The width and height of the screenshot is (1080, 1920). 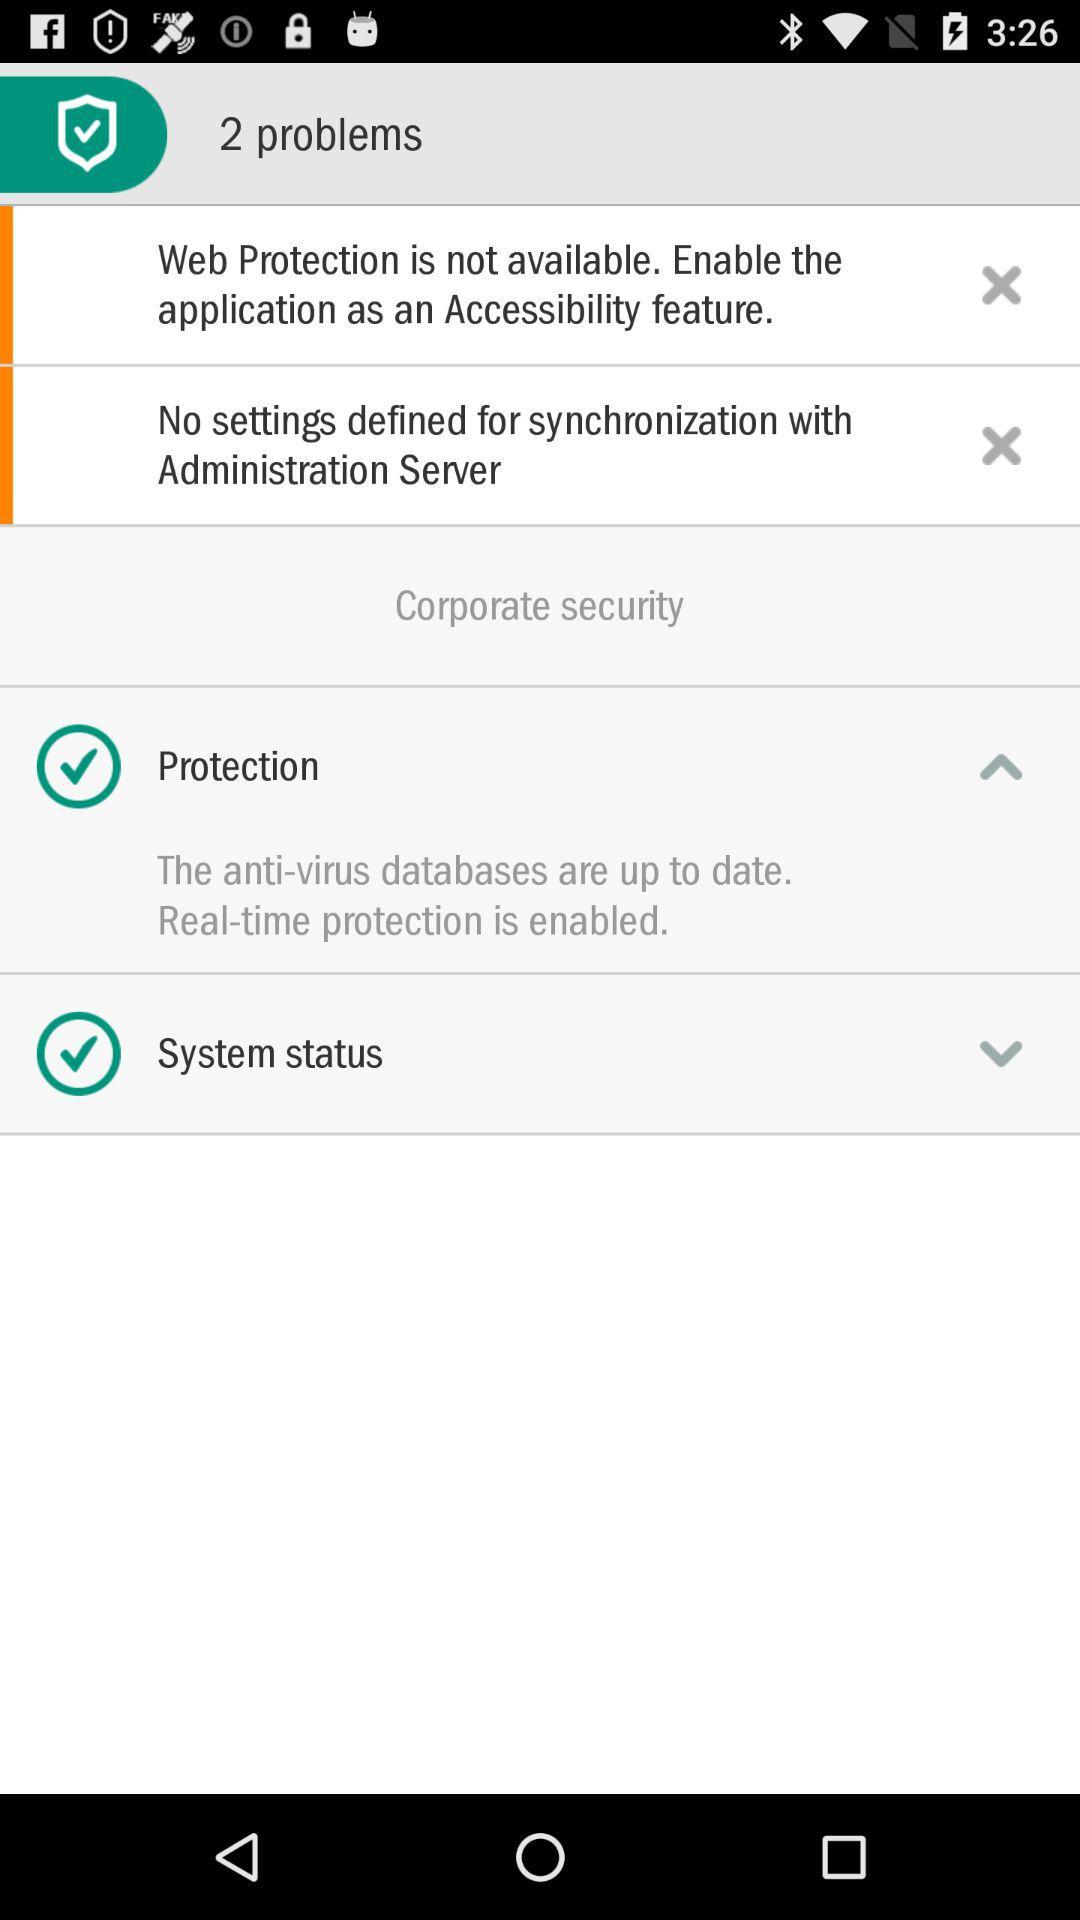 I want to click on system status options, so click(x=1001, y=1052).